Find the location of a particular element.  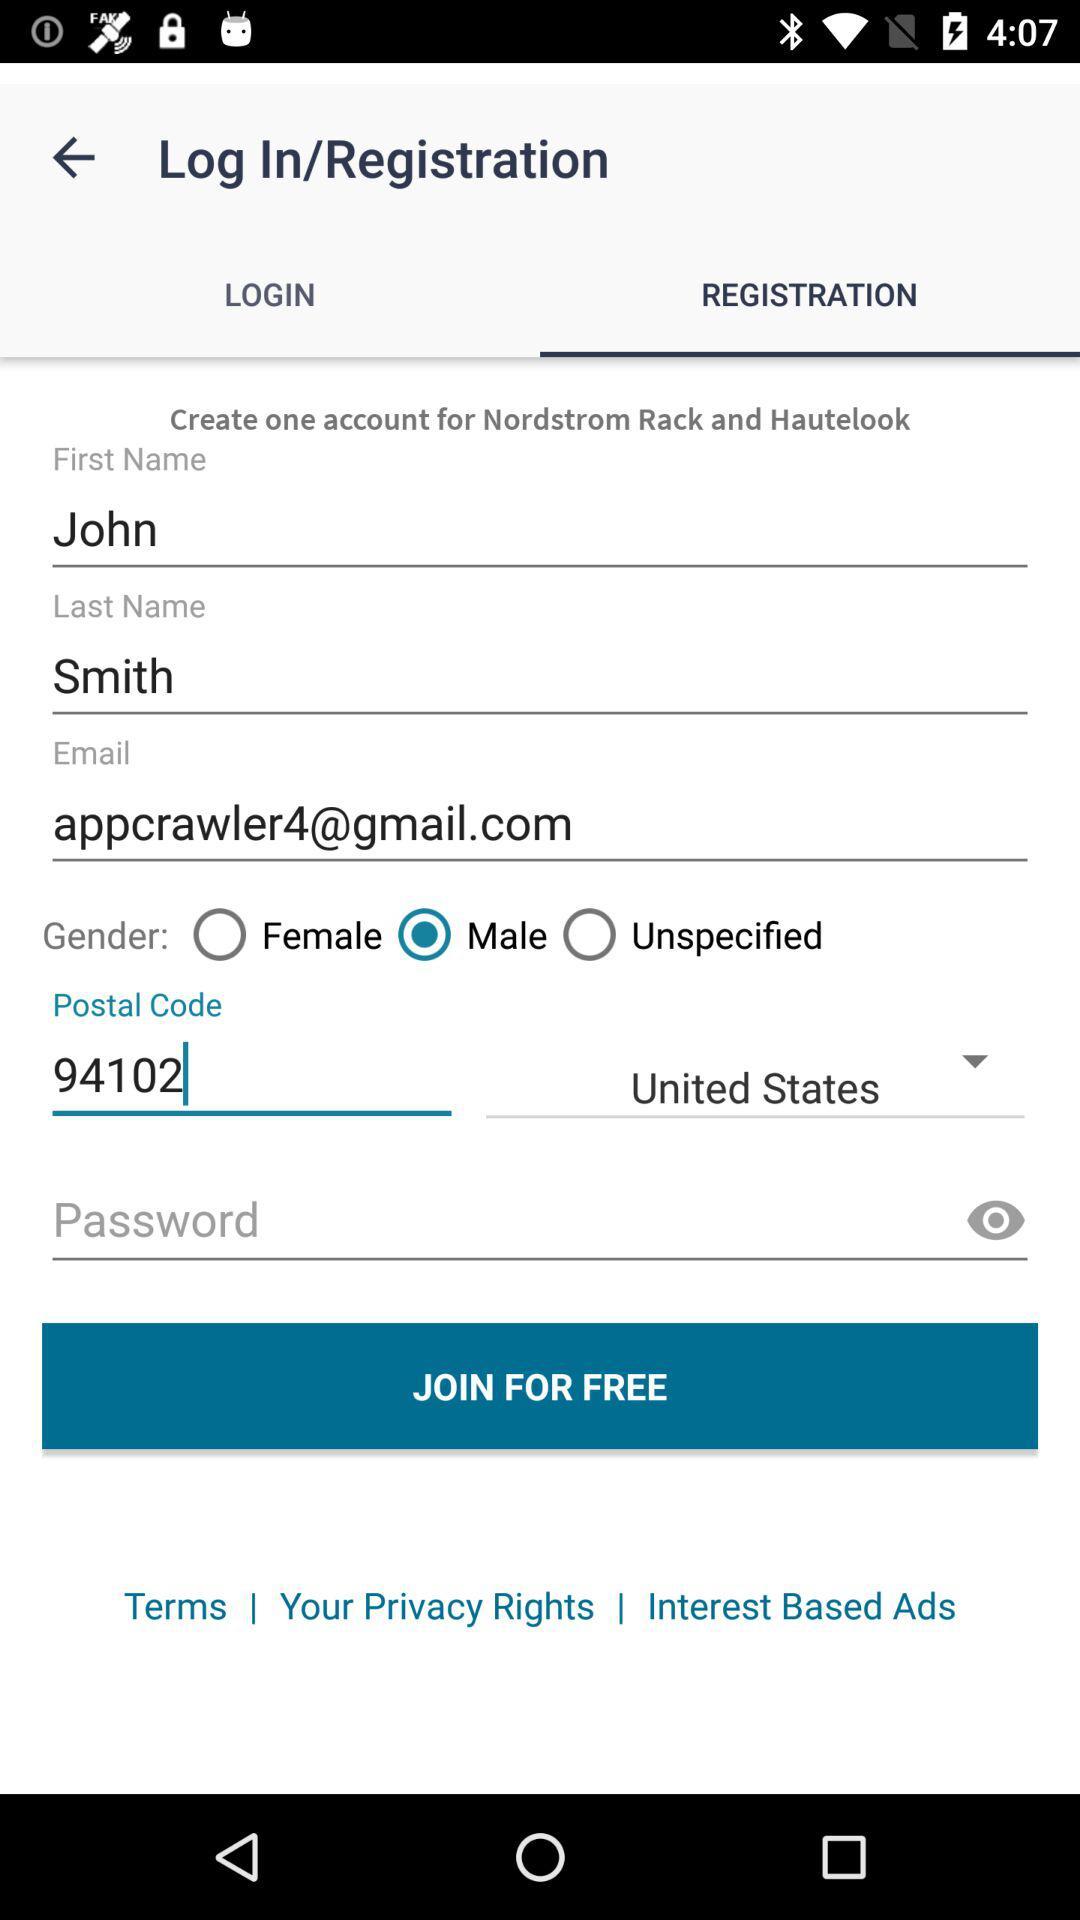

show the password is located at coordinates (995, 1220).